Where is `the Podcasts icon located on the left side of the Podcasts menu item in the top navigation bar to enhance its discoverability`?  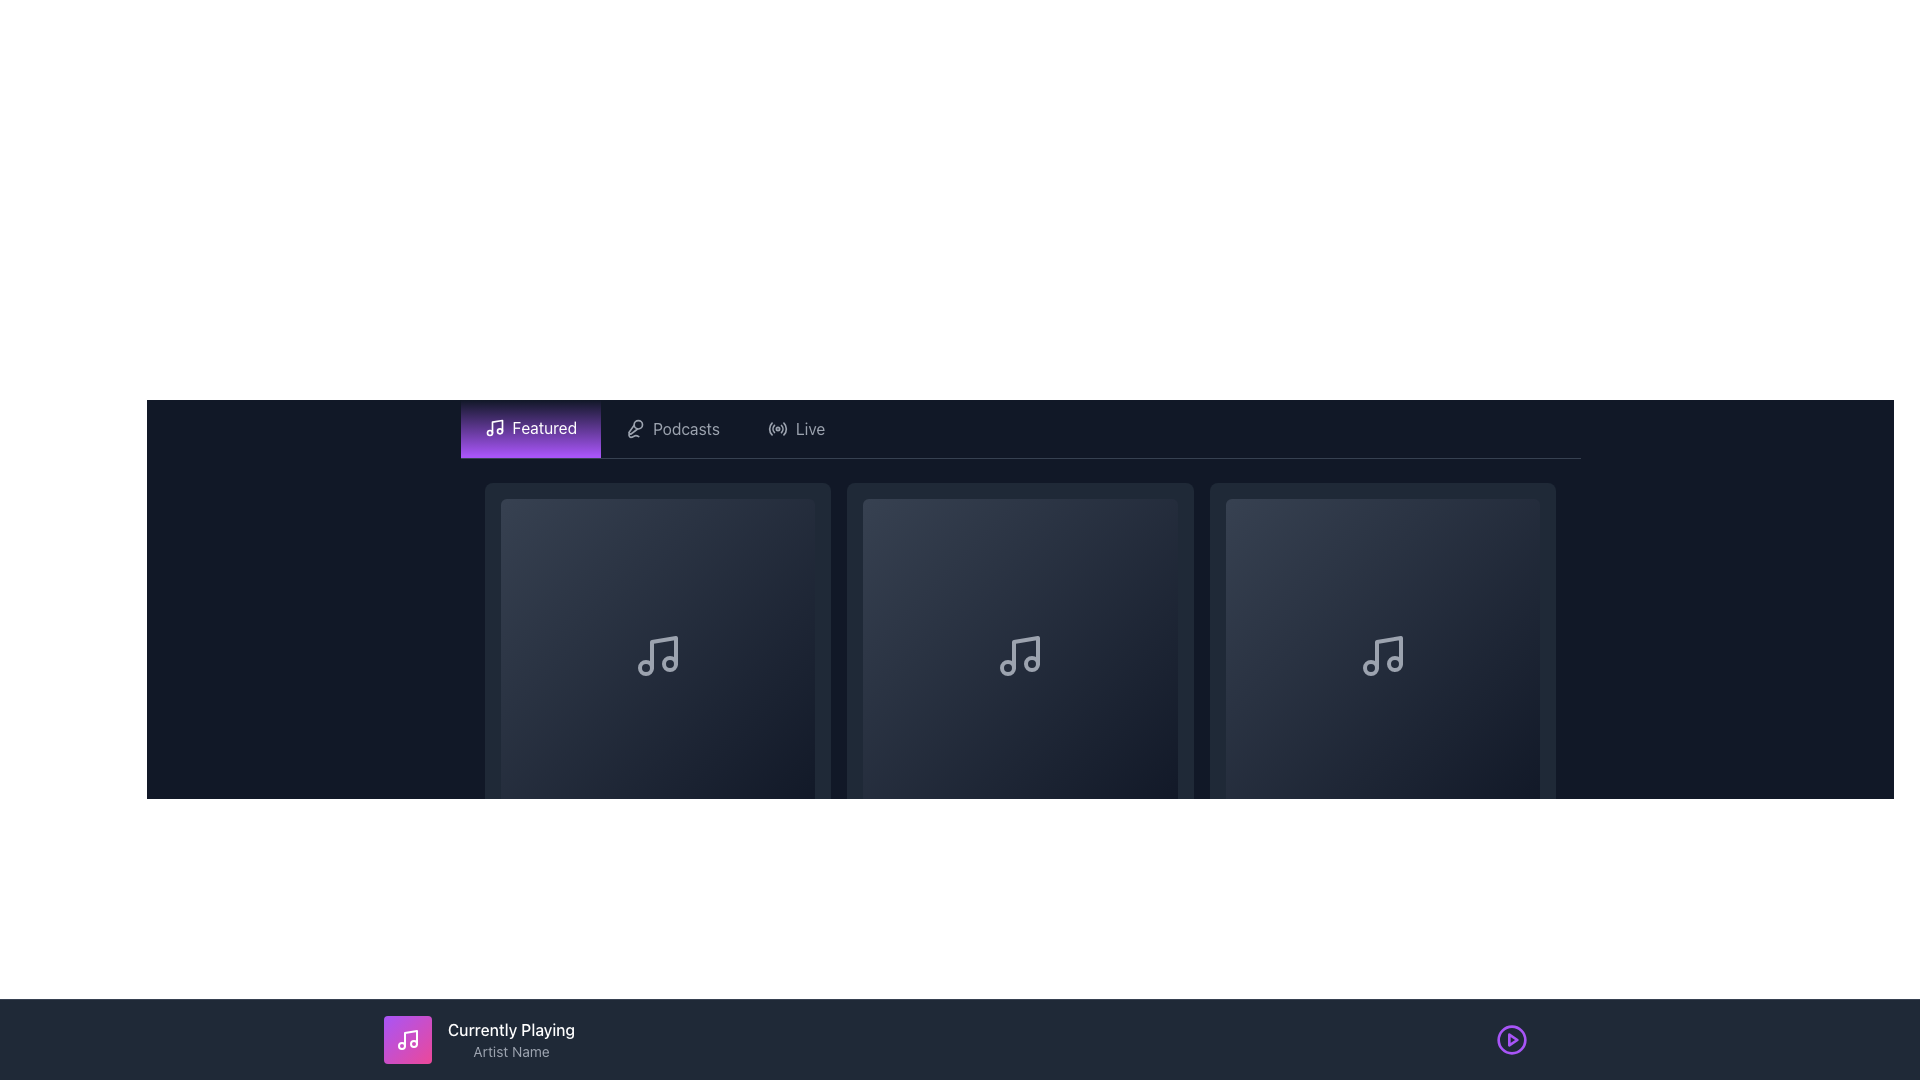
the Podcasts icon located on the left side of the Podcasts menu item in the top navigation bar to enhance its discoverability is located at coordinates (634, 427).